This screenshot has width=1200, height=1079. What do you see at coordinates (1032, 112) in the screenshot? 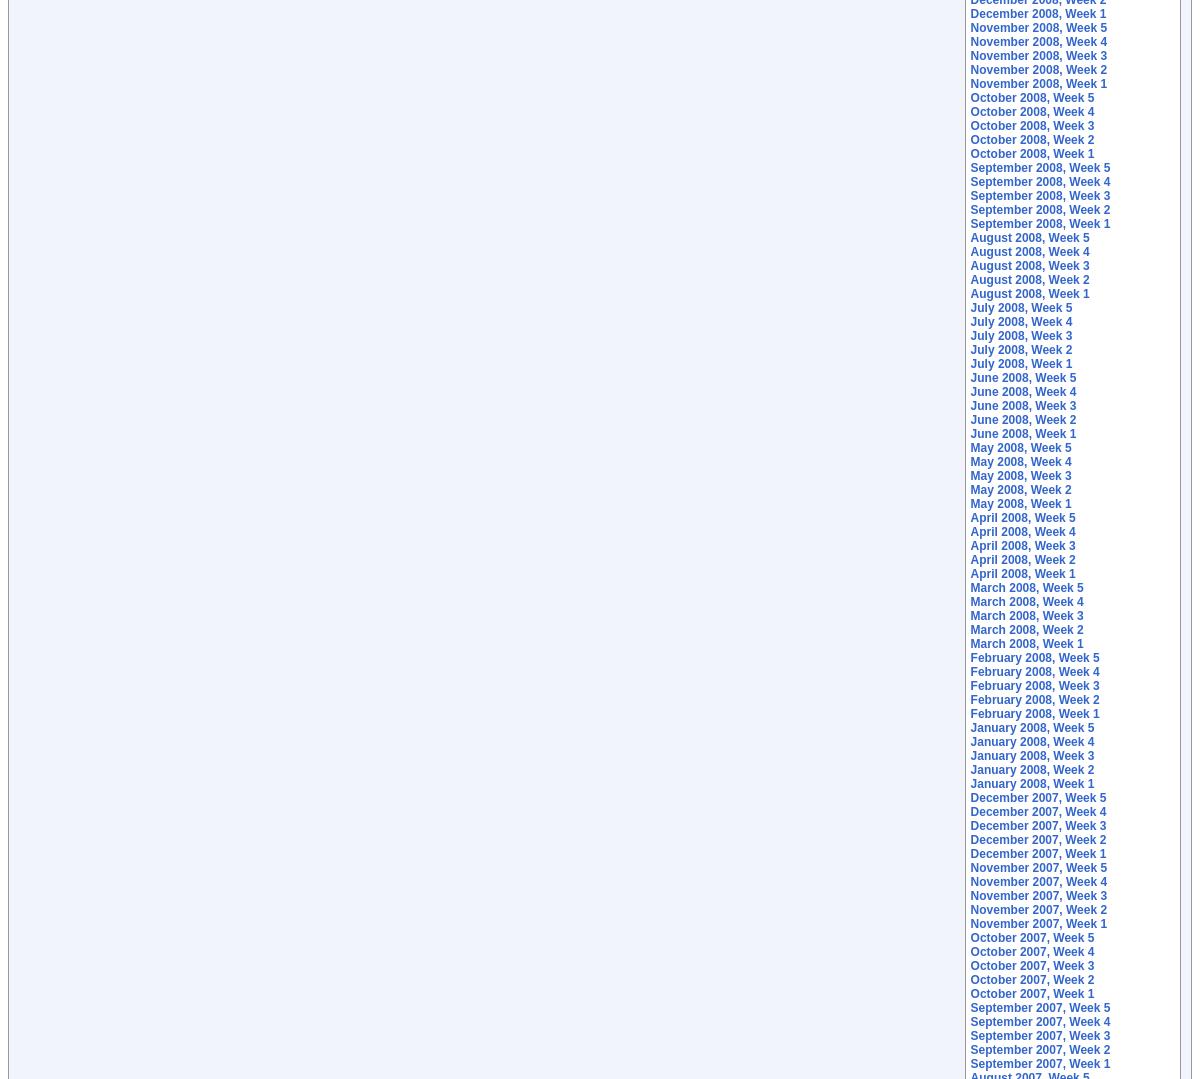
I see `'October 2008, Week 4'` at bounding box center [1032, 112].